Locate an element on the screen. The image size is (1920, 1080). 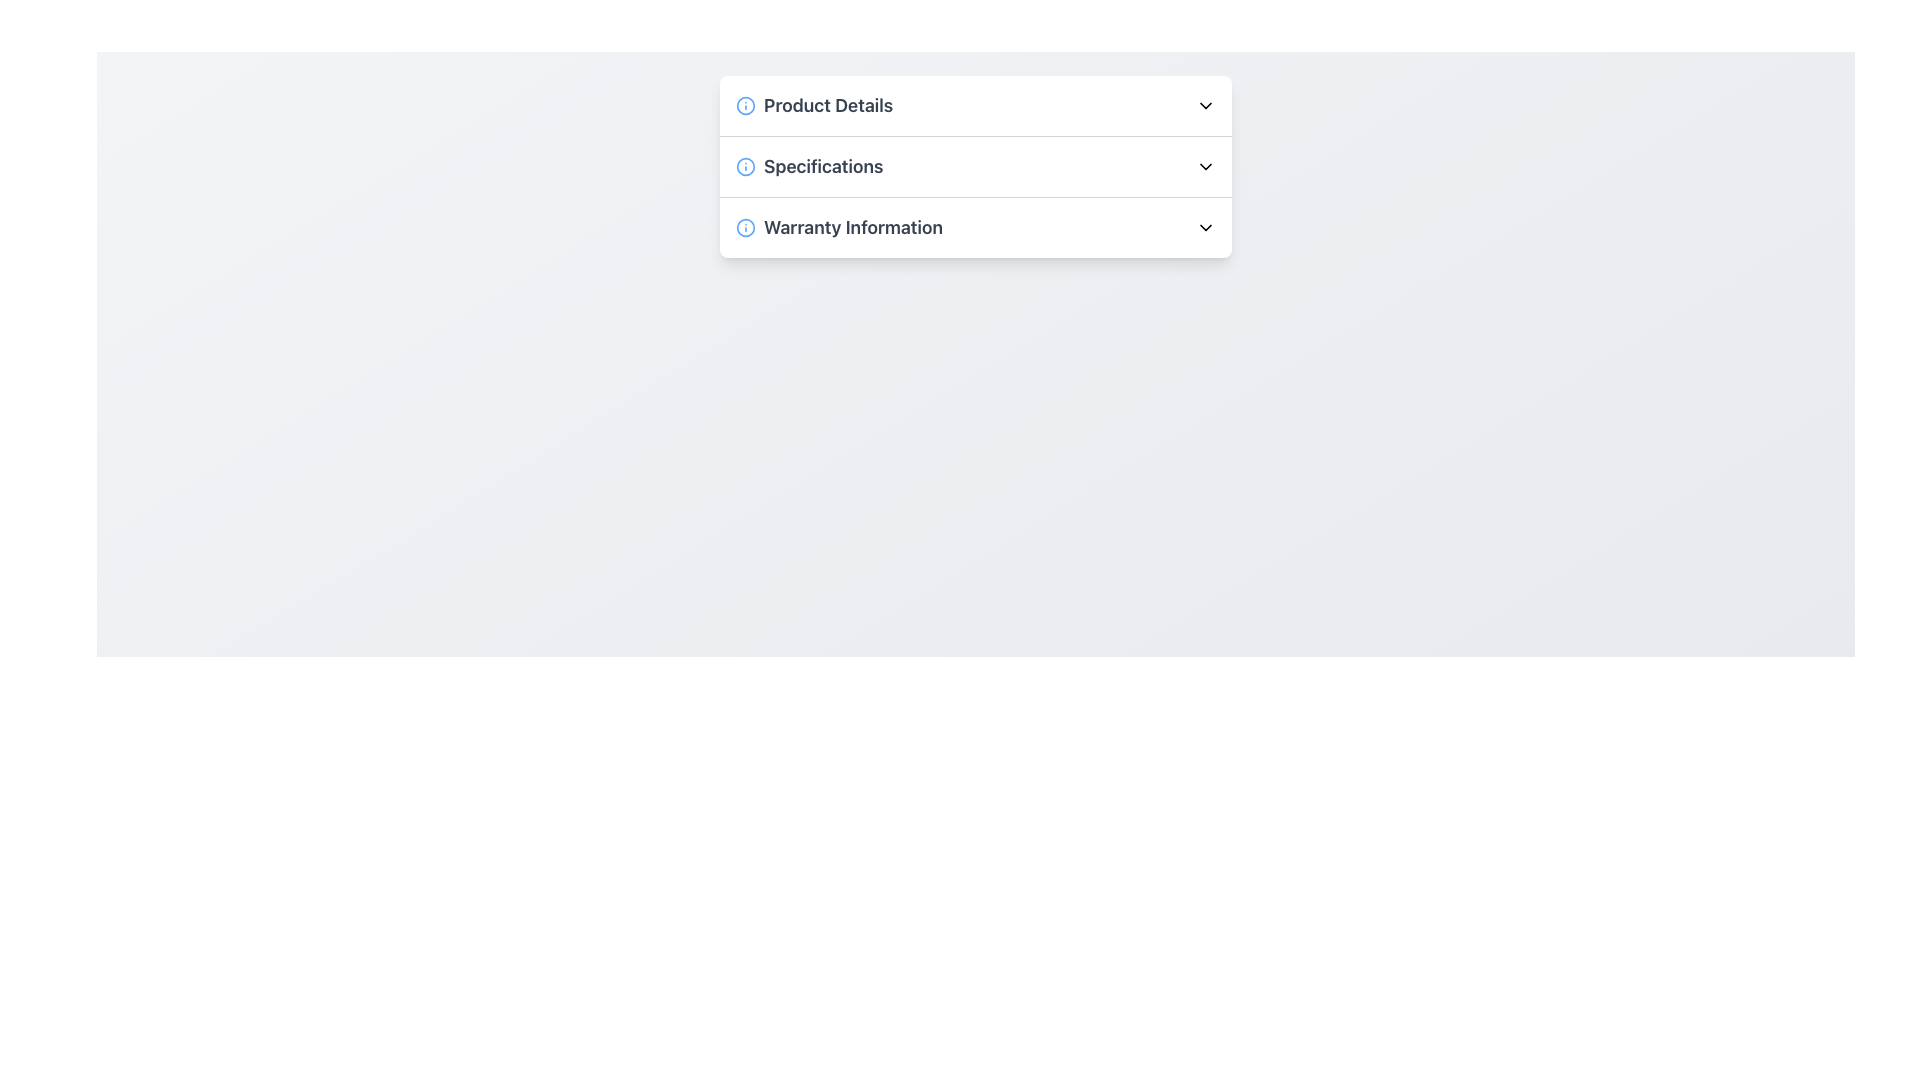
the 'Product Details' text label, which is styled with a bold font and a grayish color tone, and is visually distinct due to its larger font size compared to other text on the interface is located at coordinates (828, 105).